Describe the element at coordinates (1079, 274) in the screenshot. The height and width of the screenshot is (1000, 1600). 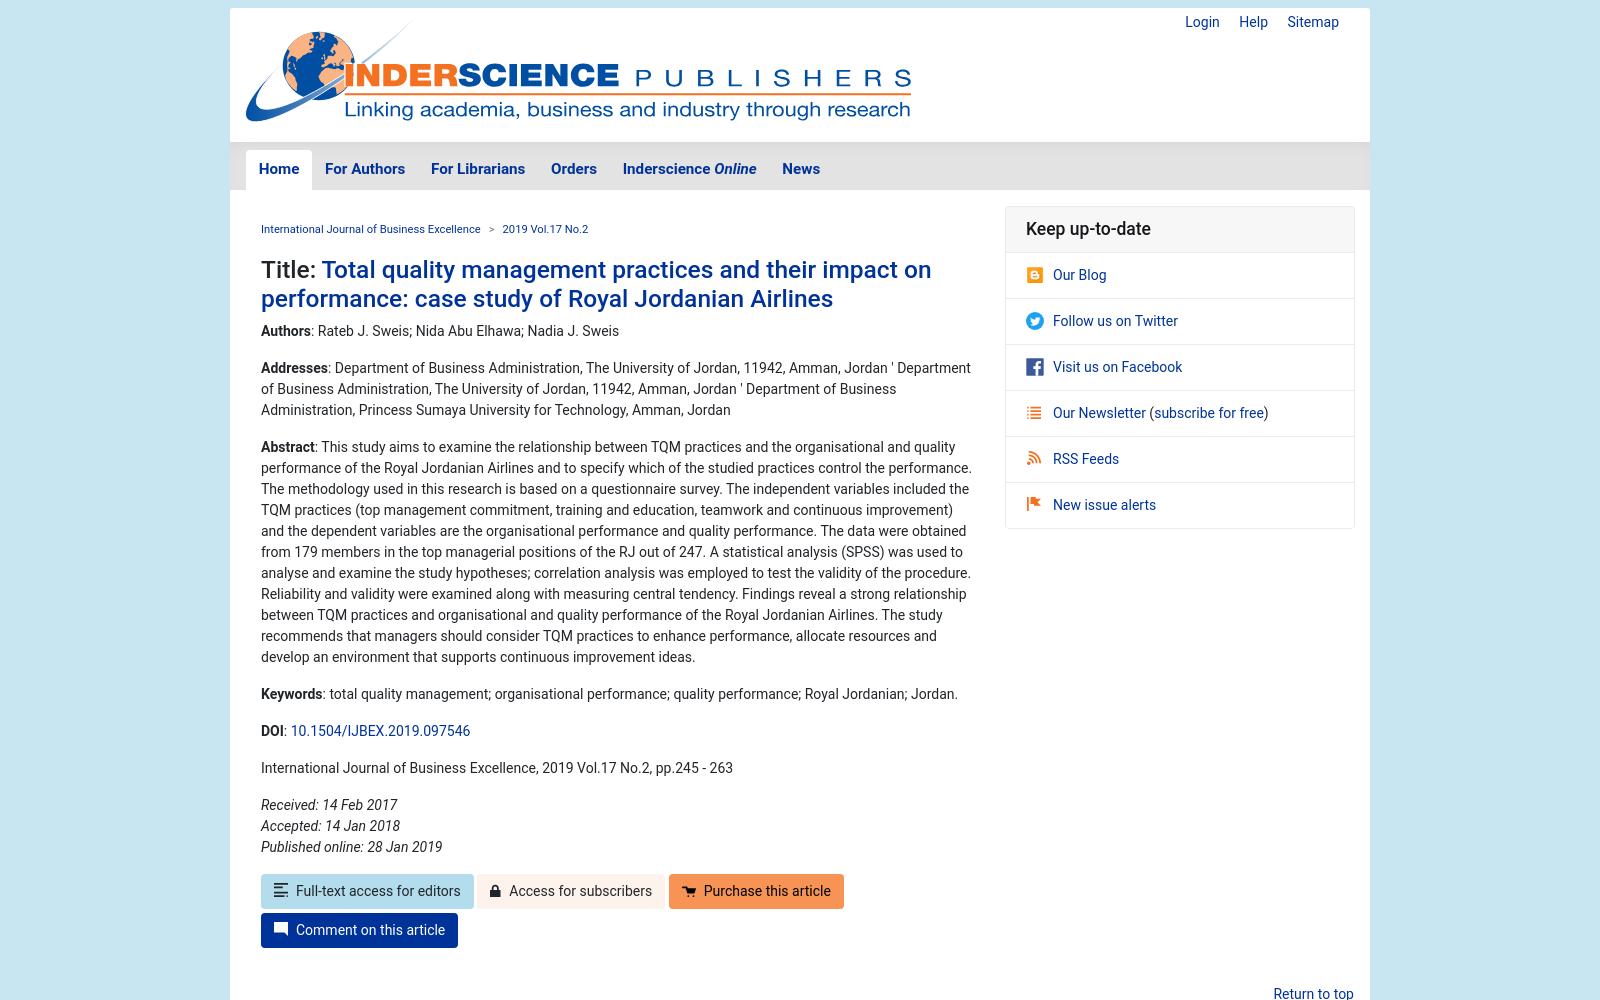
I see `'Our Blog'` at that location.